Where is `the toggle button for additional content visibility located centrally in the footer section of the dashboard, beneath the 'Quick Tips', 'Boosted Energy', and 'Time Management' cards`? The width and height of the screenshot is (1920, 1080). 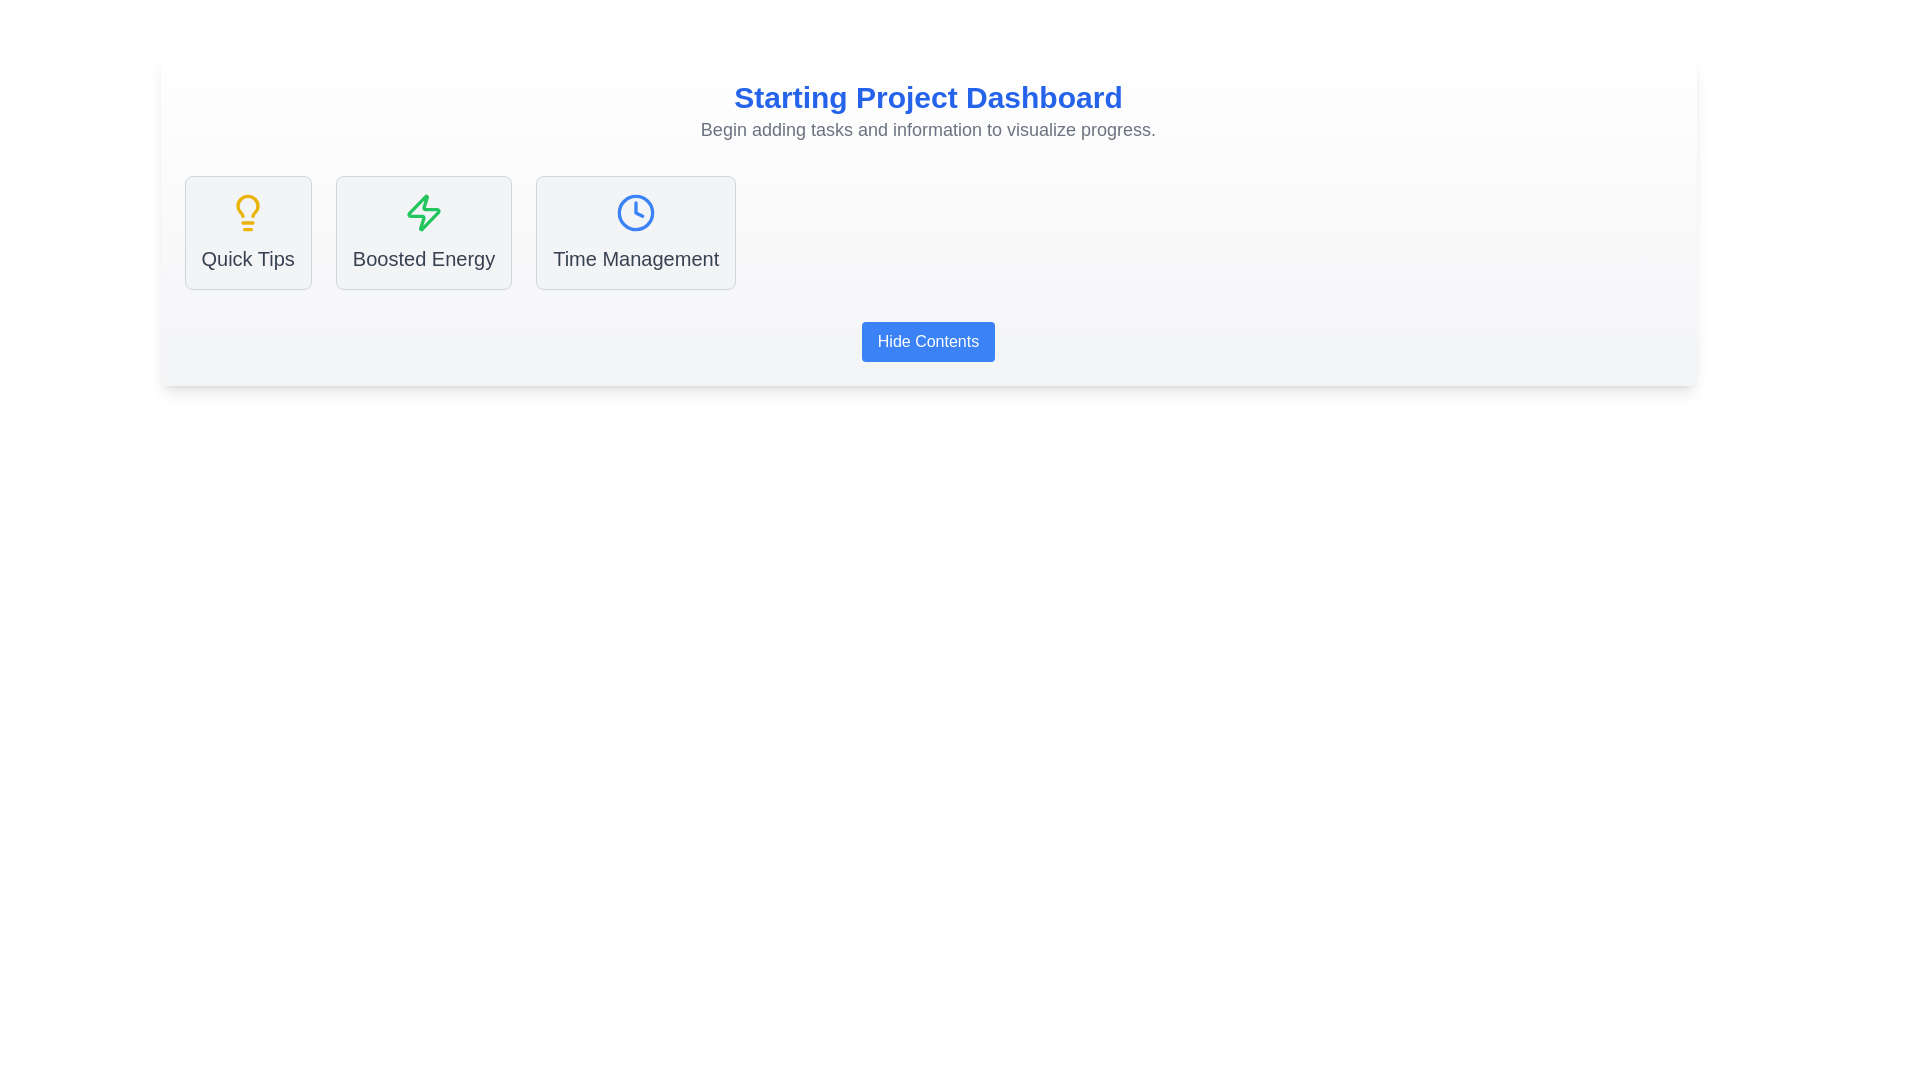
the toggle button for additional content visibility located centrally in the footer section of the dashboard, beneath the 'Quick Tips', 'Boosted Energy', and 'Time Management' cards is located at coordinates (927, 341).